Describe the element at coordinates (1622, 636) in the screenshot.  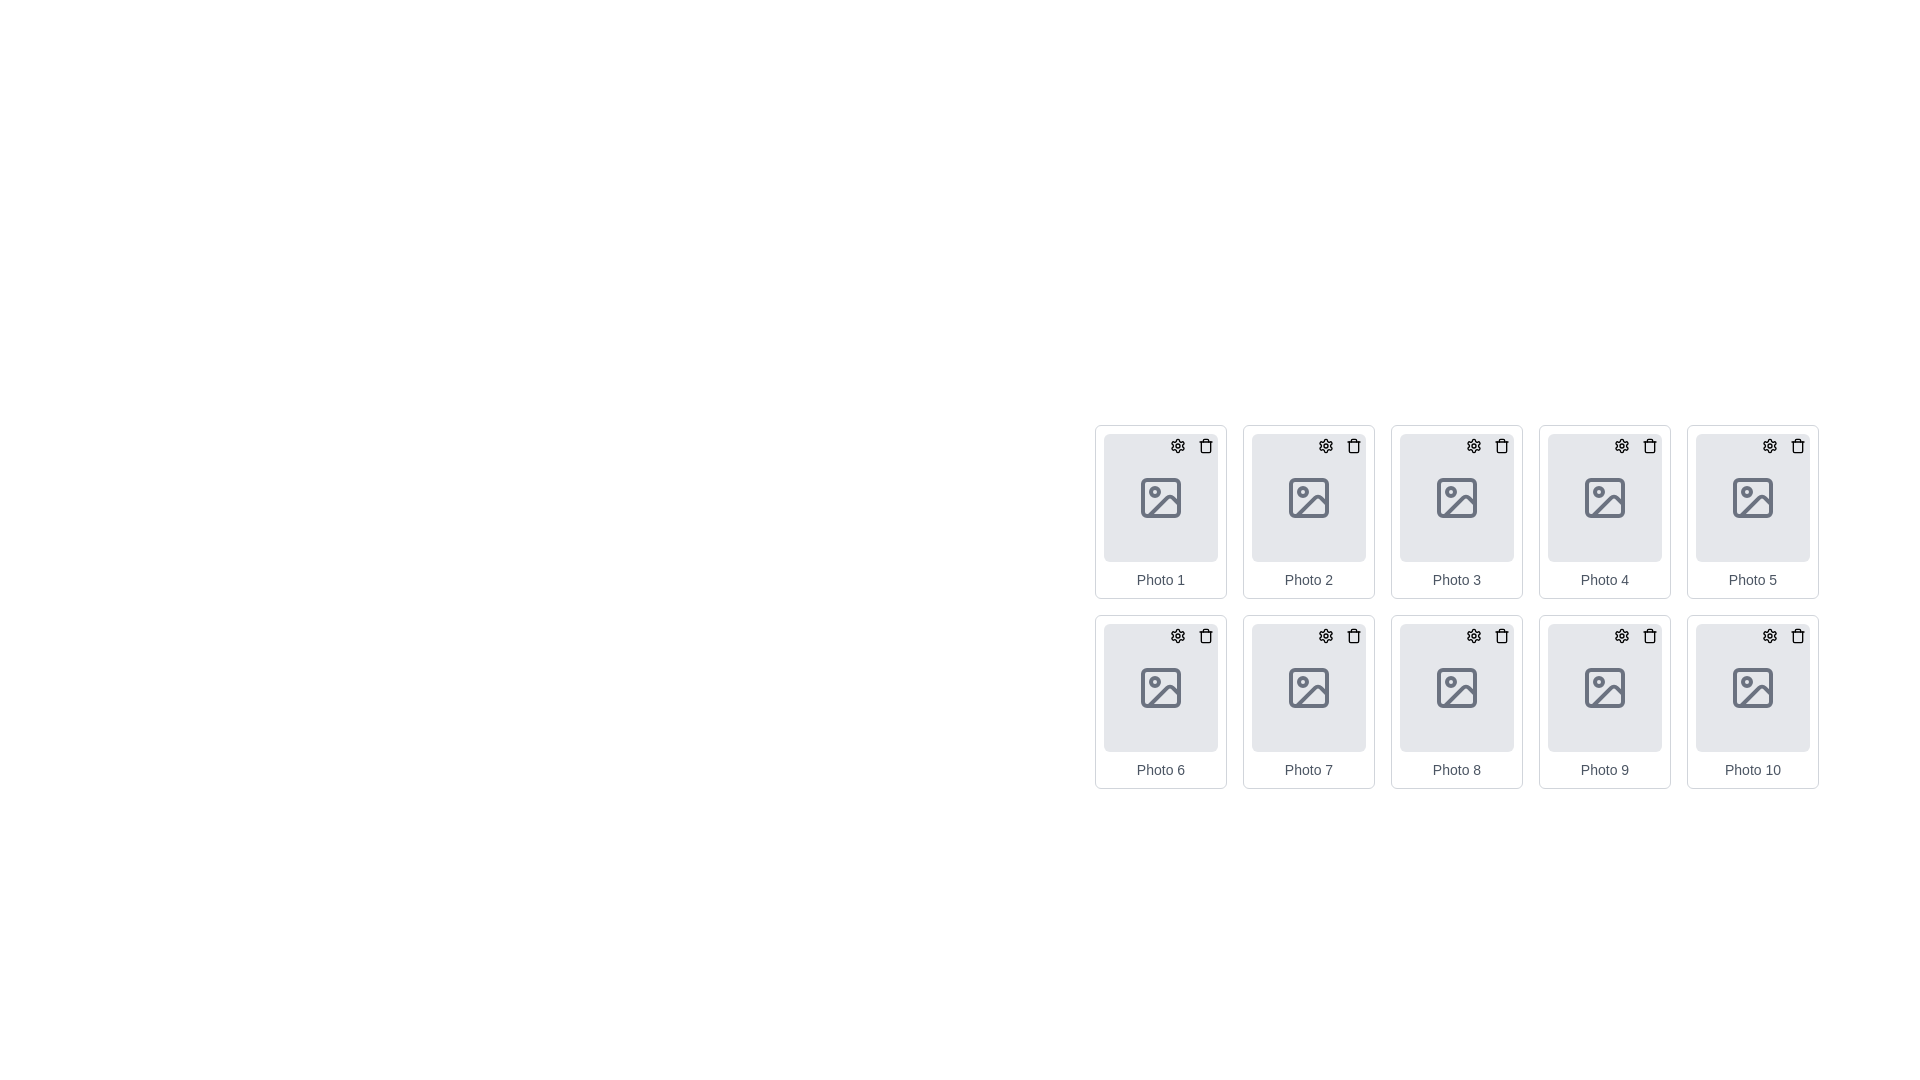
I see `the gear-shaped settings icon located at the top-left corner of the 'Photo 9' card` at that location.